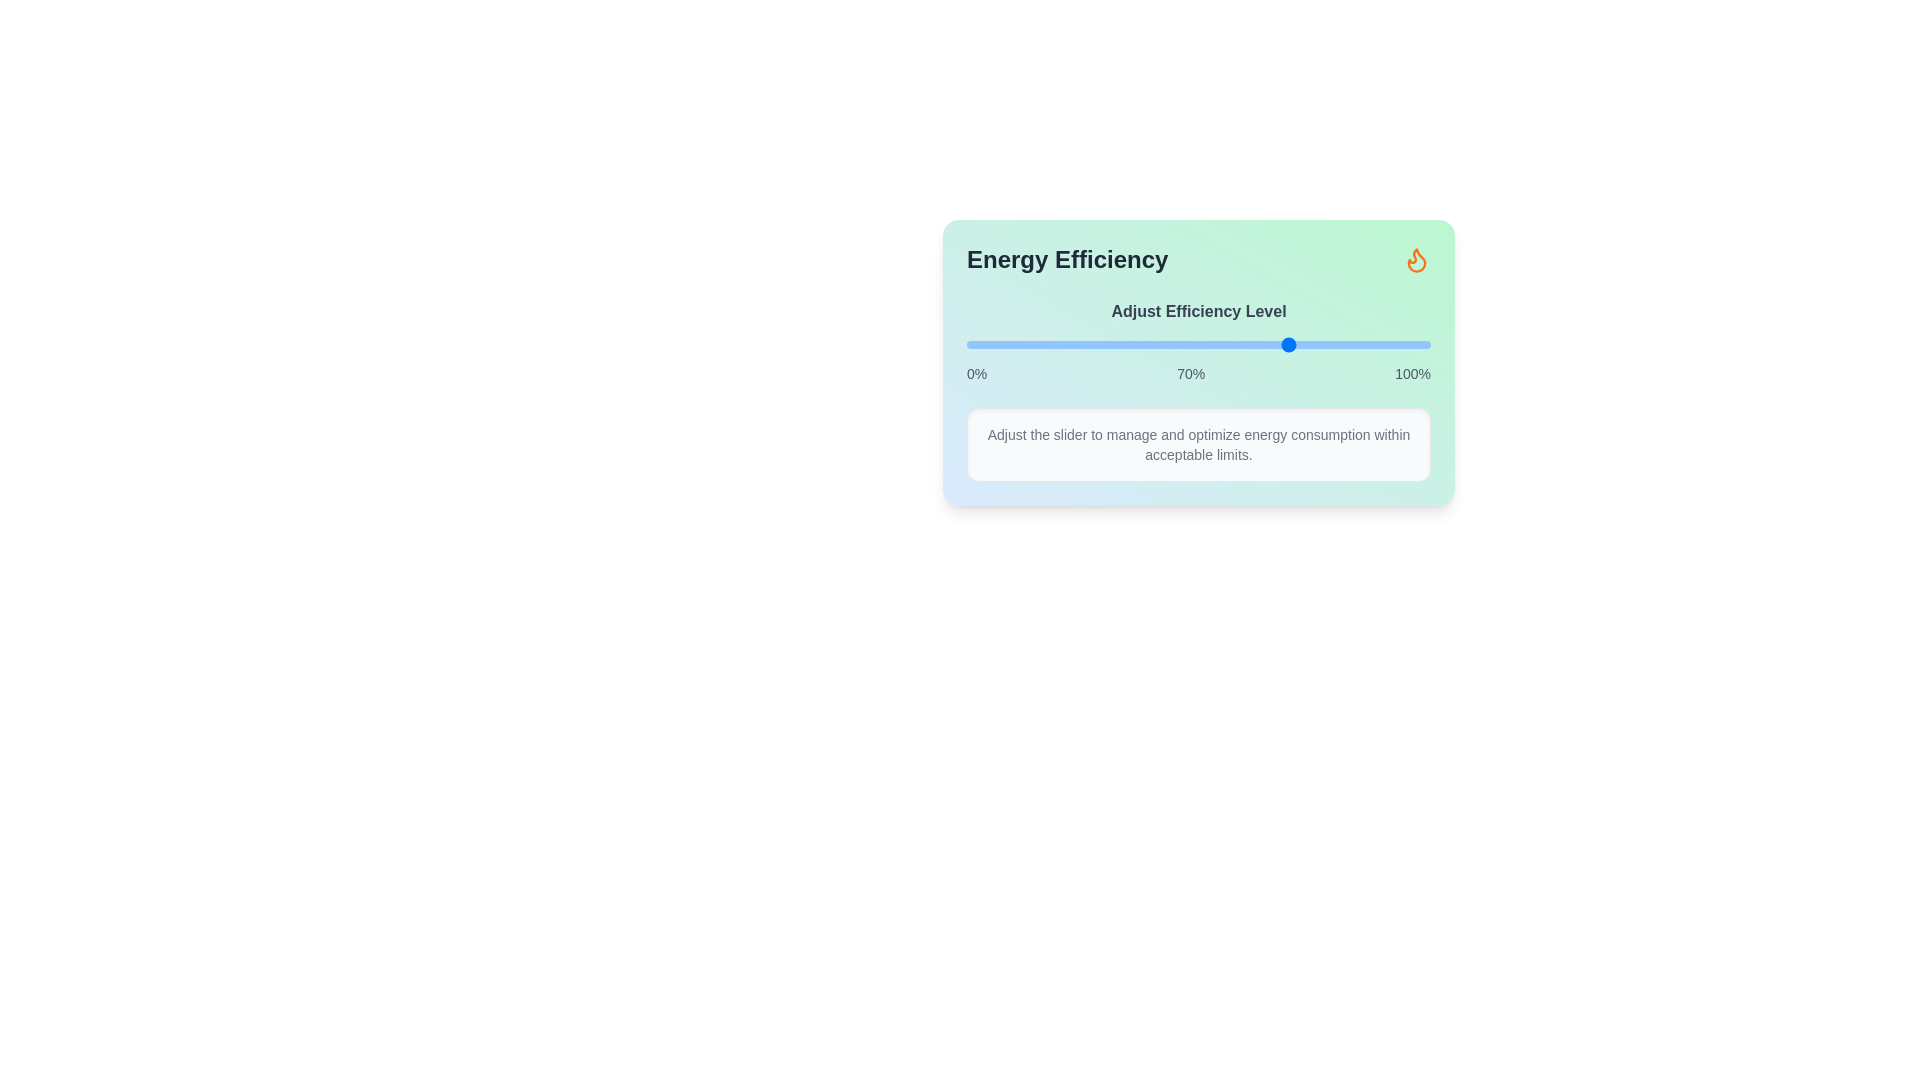 Image resolution: width=1920 pixels, height=1080 pixels. I want to click on the energy efficiency level to 29% by interacting with the slider, so click(1100, 343).